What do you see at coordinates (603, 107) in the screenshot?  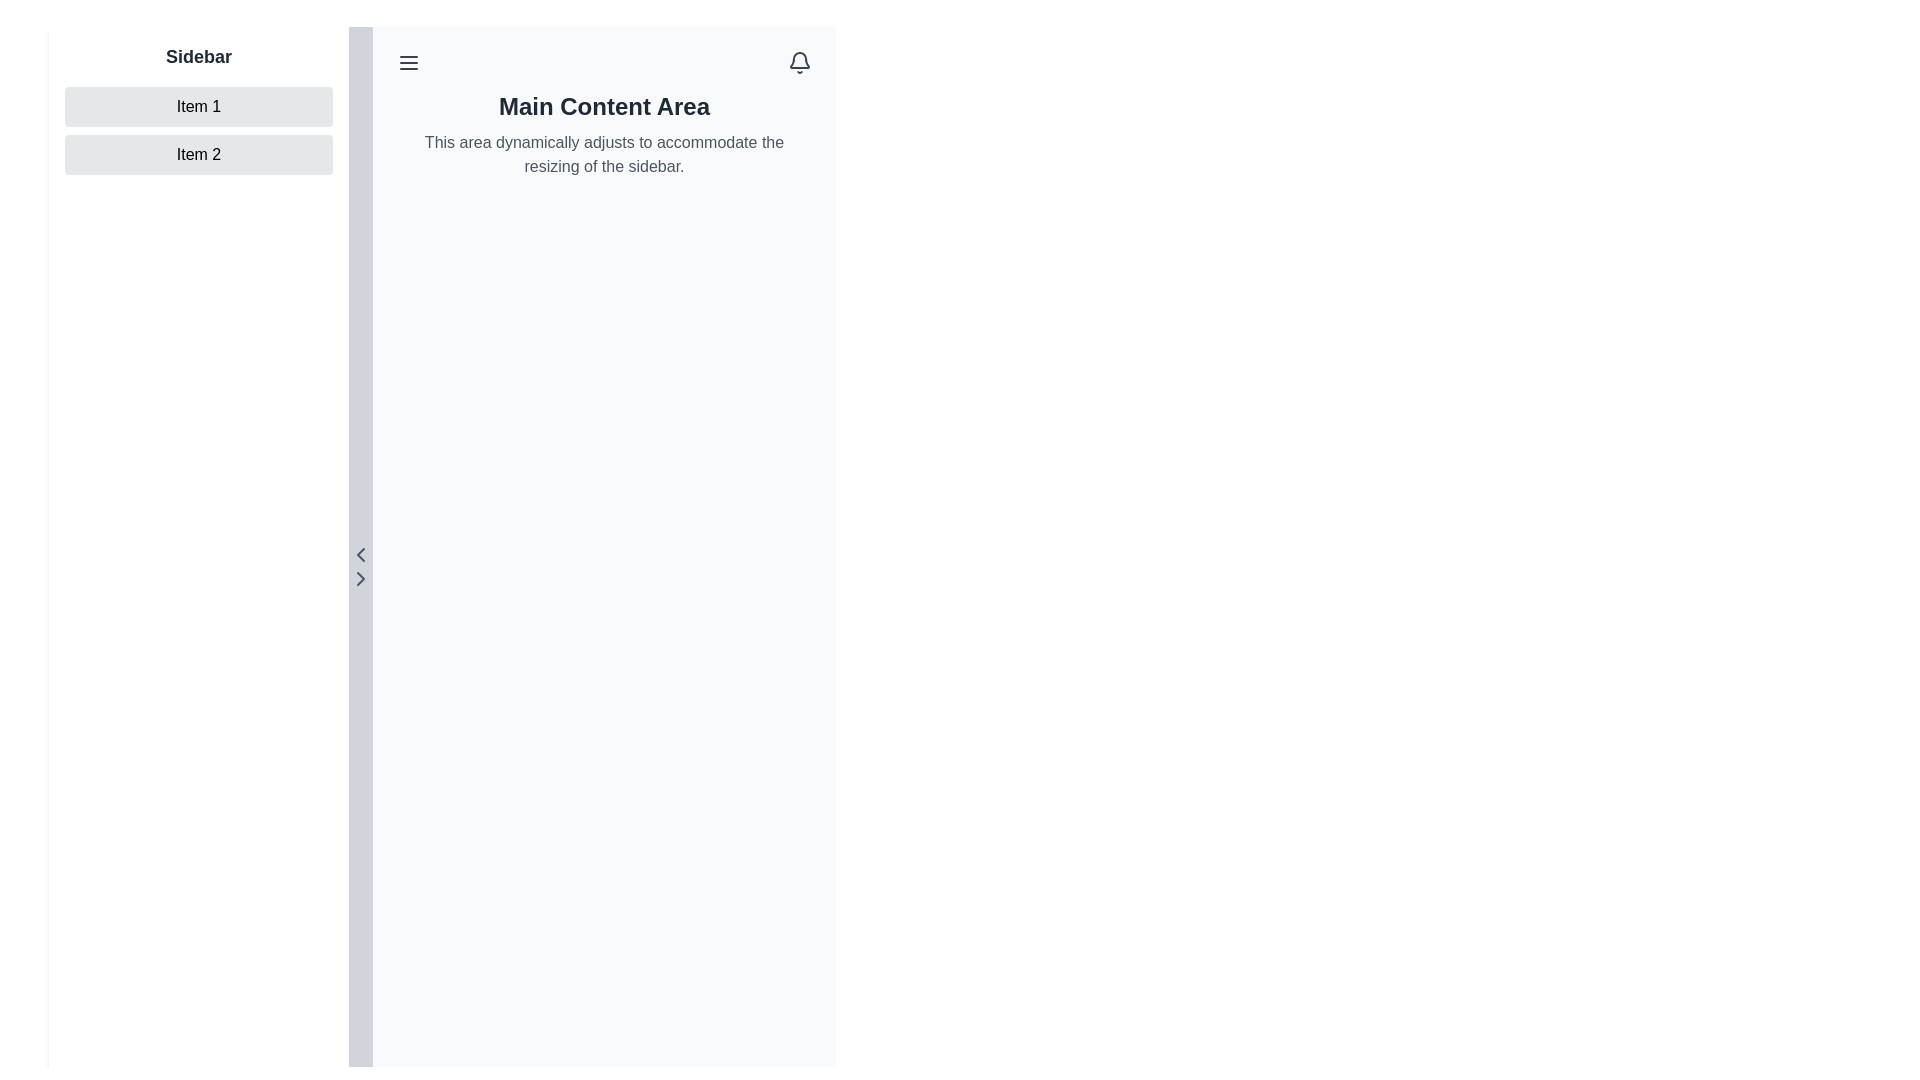 I see `the large headline displaying 'Main Content Area', which is centrally aligned and prominently styled in dark gray against a white background` at bounding box center [603, 107].